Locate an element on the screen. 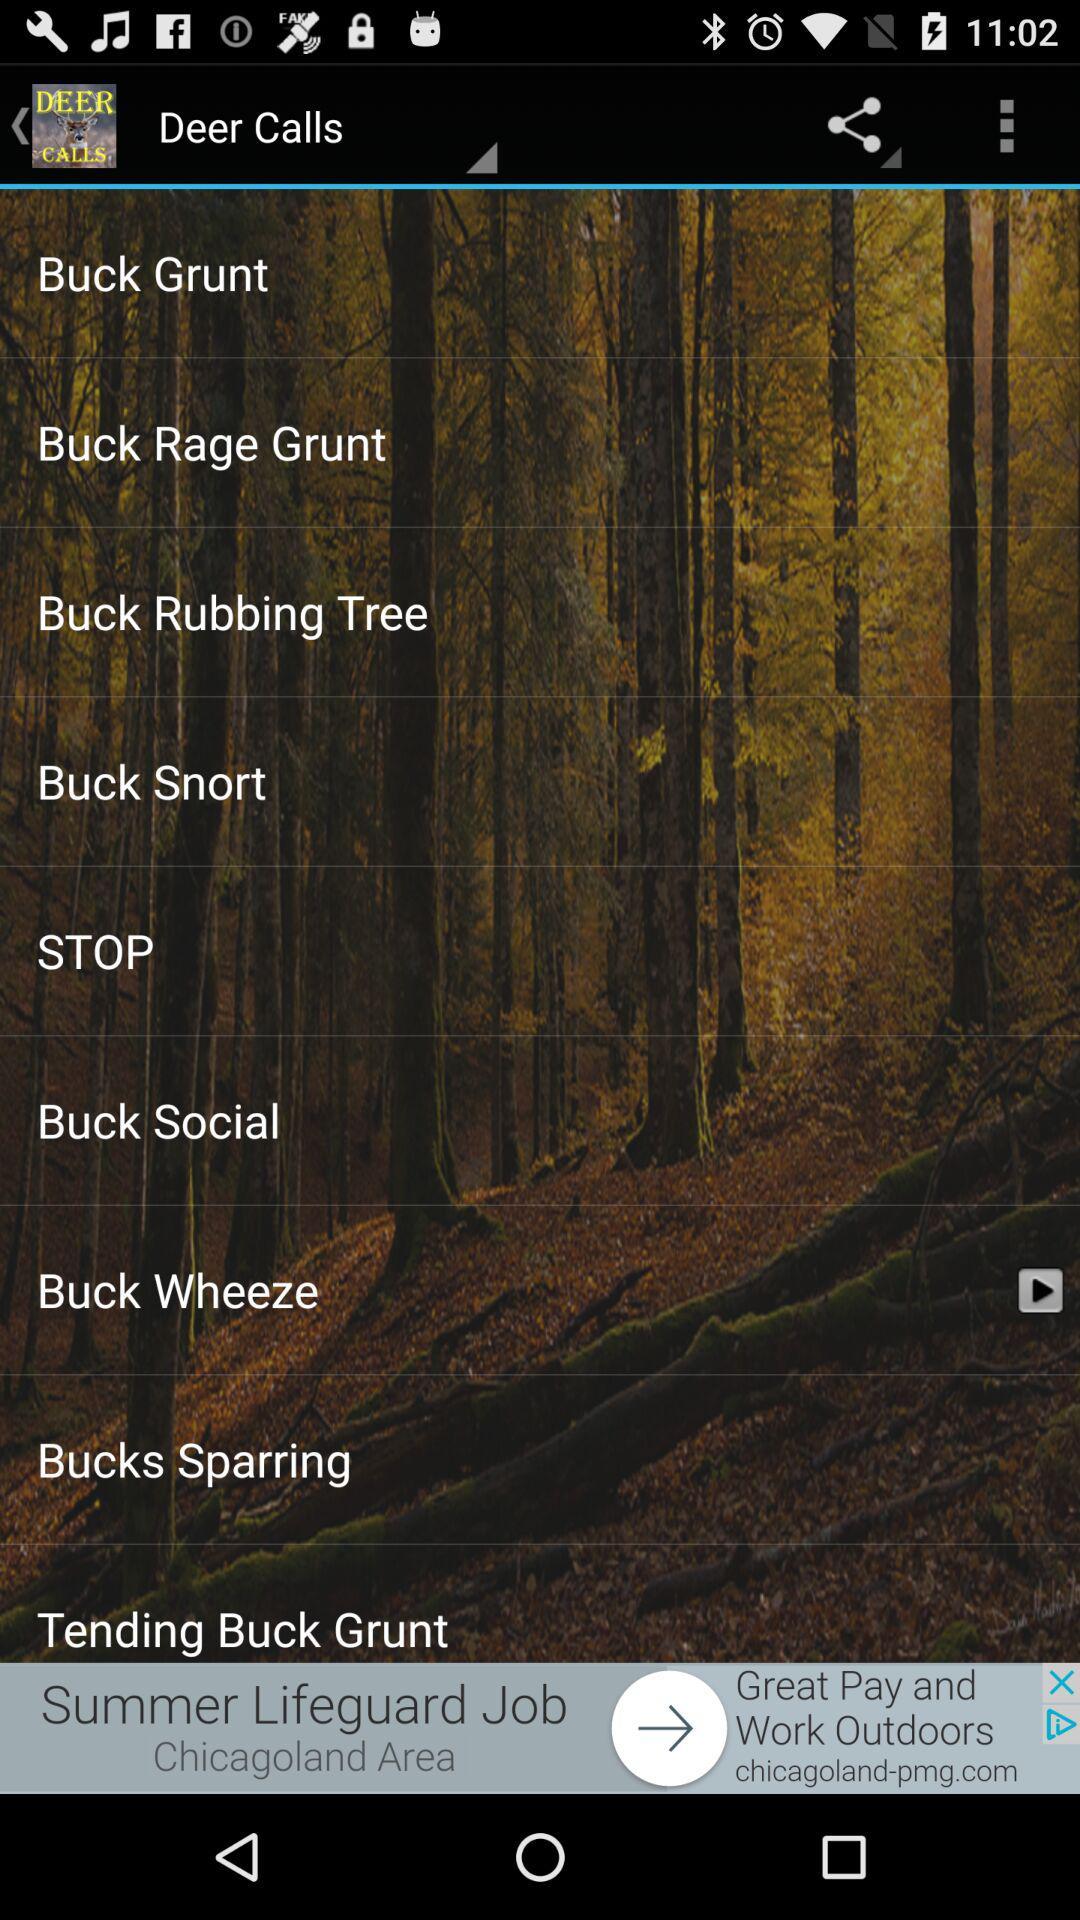  to go cease is located at coordinates (540, 1727).